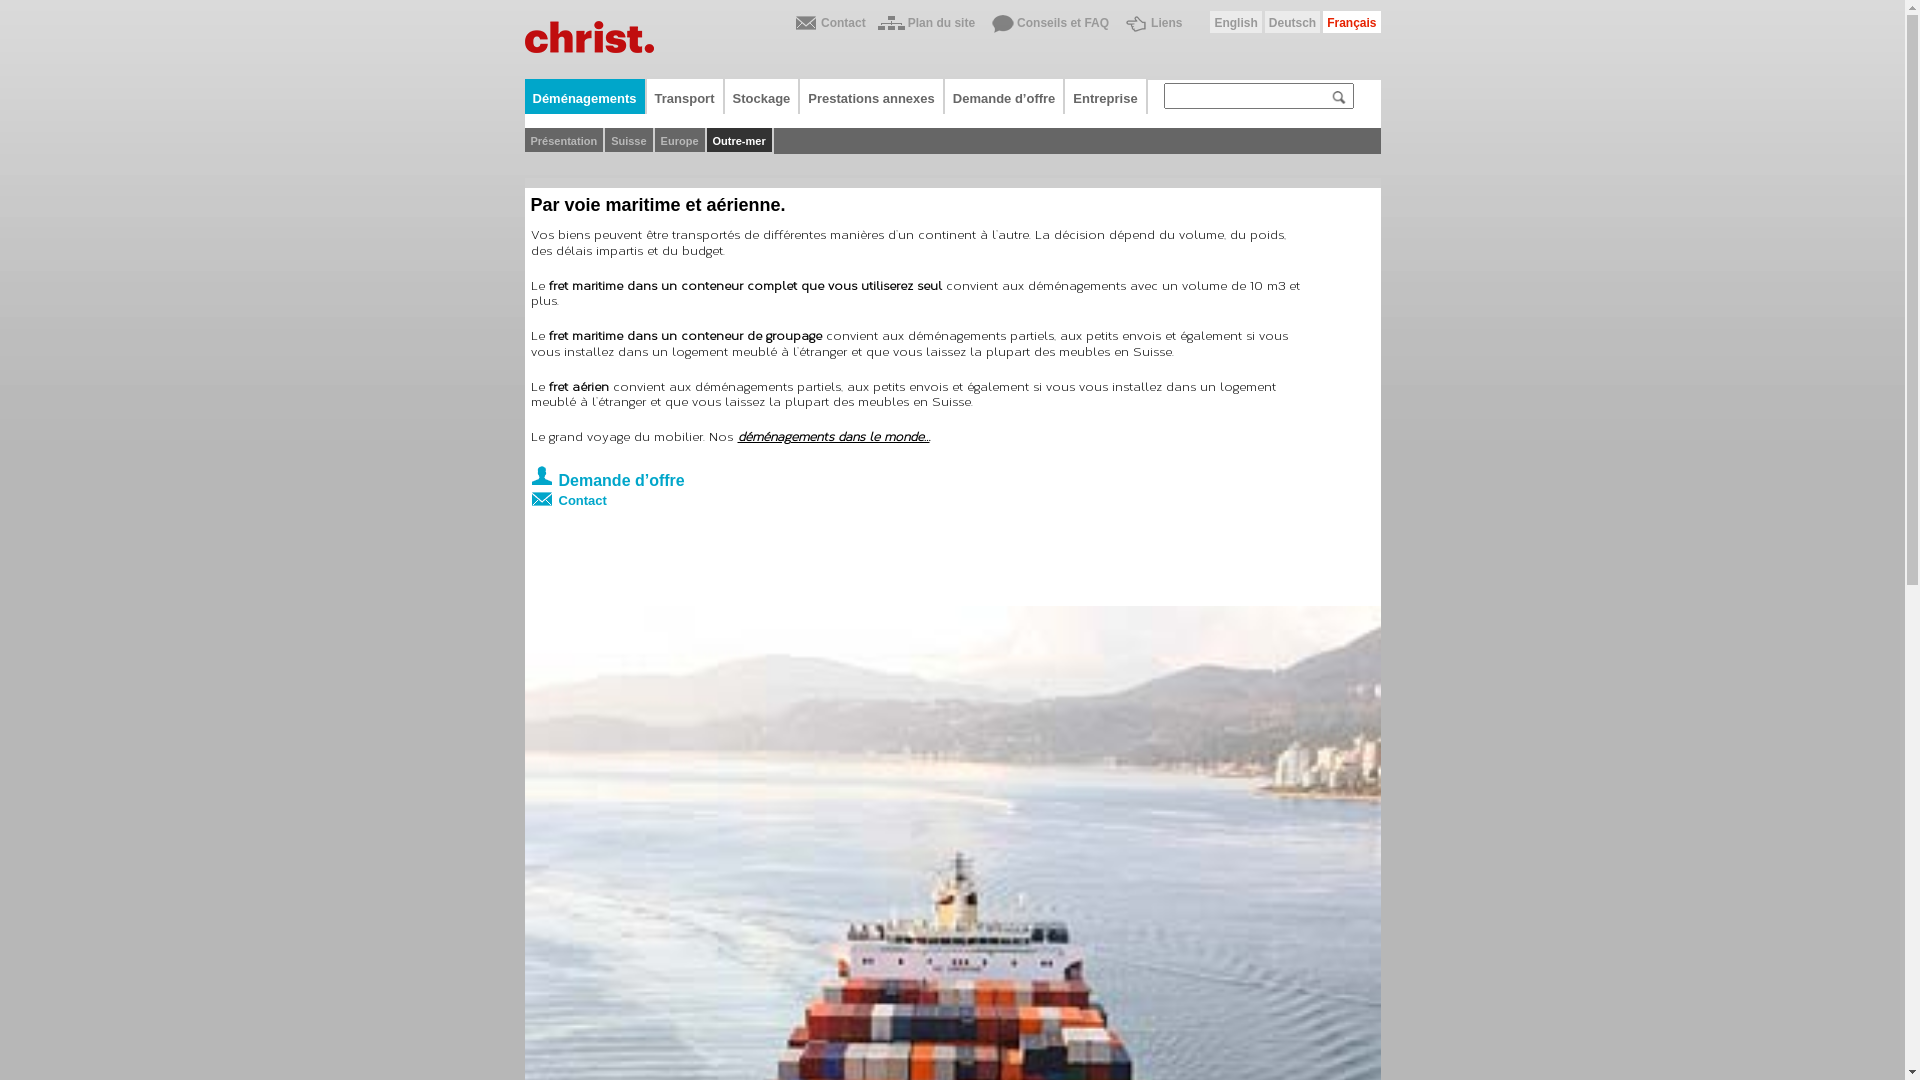  Describe the element at coordinates (1151, 26) in the screenshot. I see `'Liens'` at that location.